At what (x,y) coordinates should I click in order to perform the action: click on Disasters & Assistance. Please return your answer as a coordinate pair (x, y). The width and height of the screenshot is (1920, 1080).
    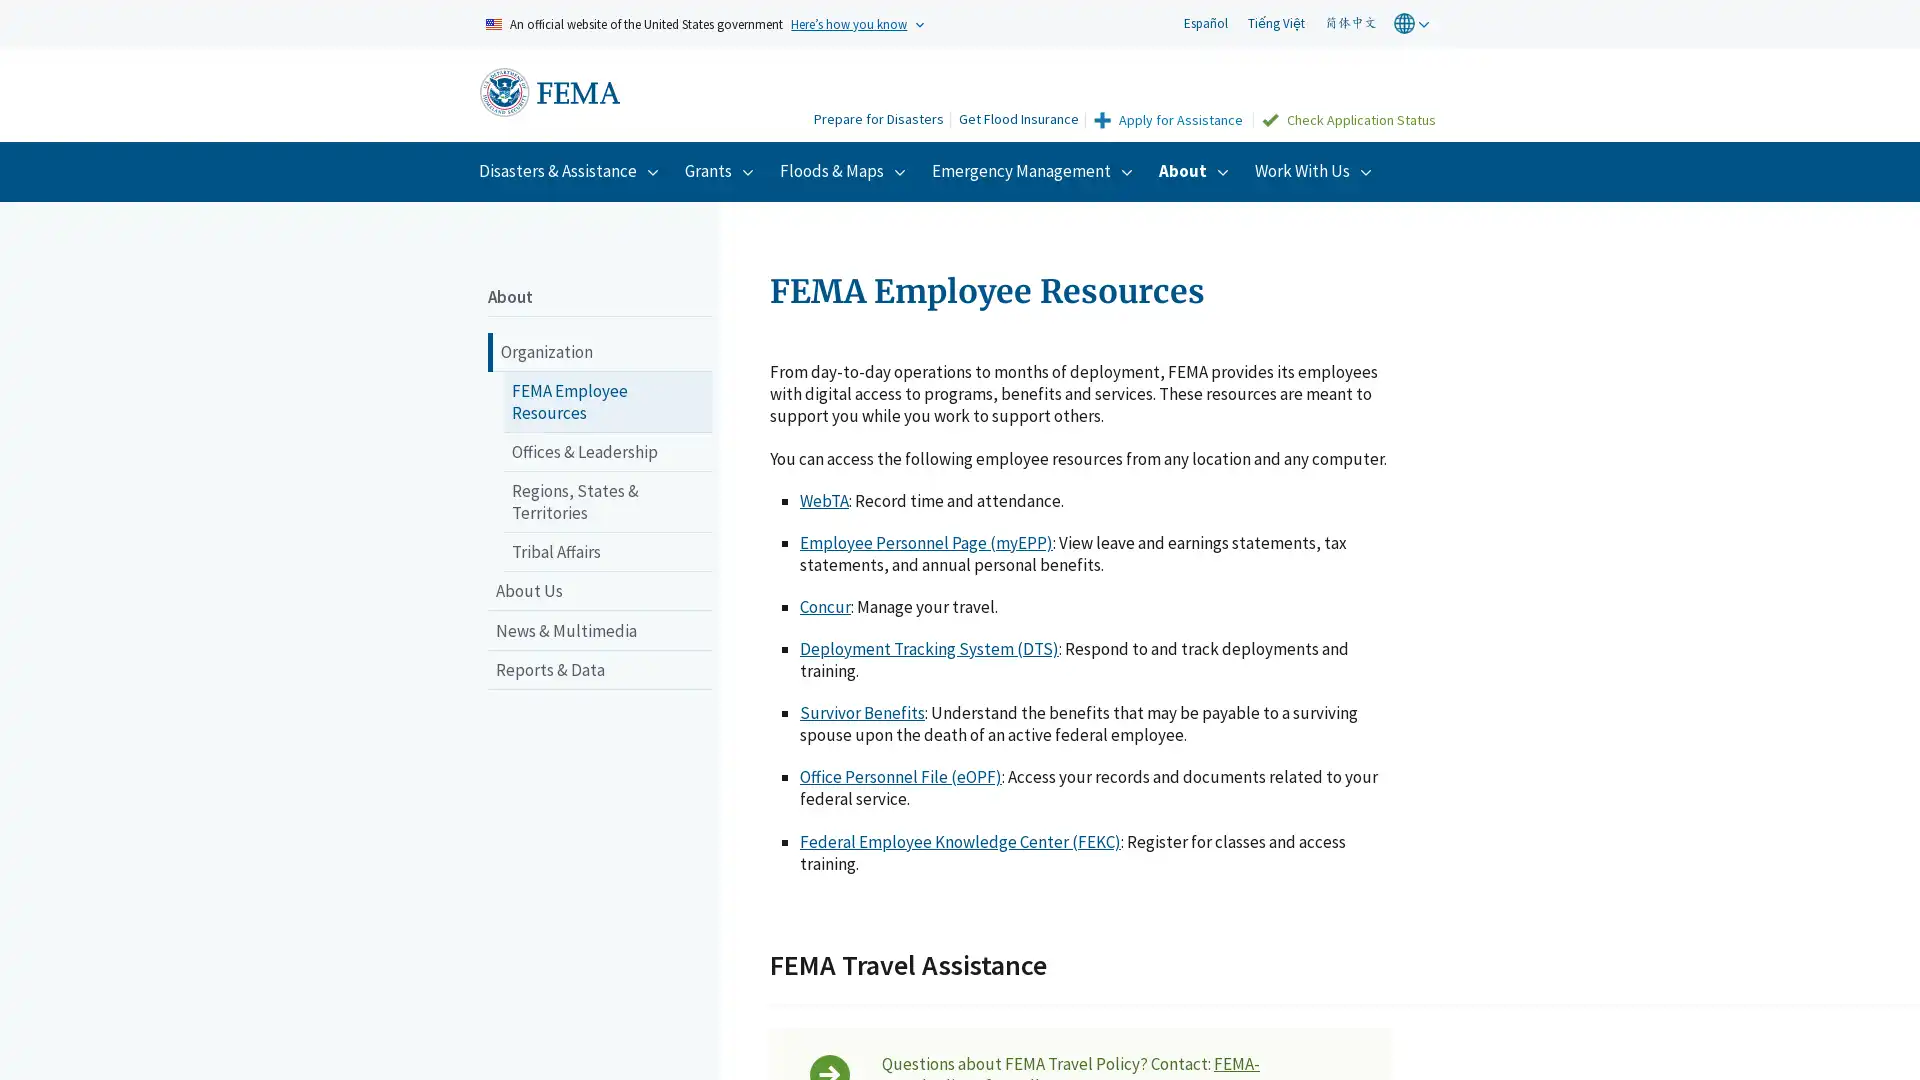
    Looking at the image, I should click on (570, 169).